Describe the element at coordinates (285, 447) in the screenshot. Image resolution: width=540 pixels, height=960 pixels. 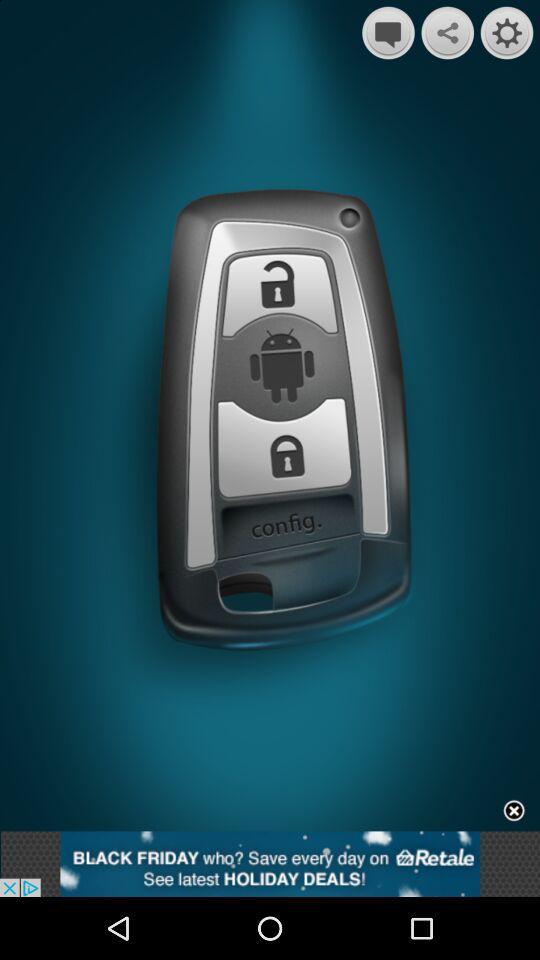
I see `lock` at that location.